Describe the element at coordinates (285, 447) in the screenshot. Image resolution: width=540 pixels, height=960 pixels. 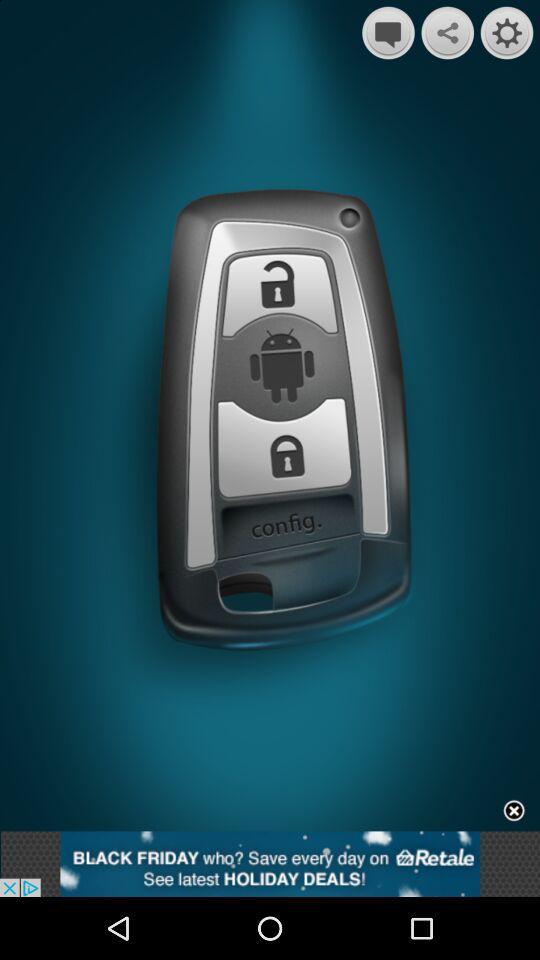
I see `lock` at that location.